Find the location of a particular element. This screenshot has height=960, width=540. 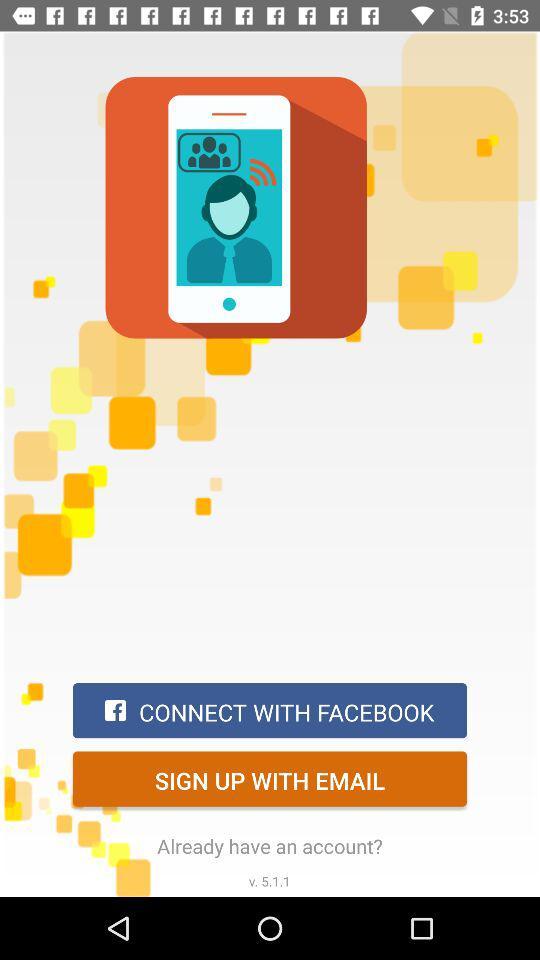

icon above v 5 1 item is located at coordinates (270, 845).